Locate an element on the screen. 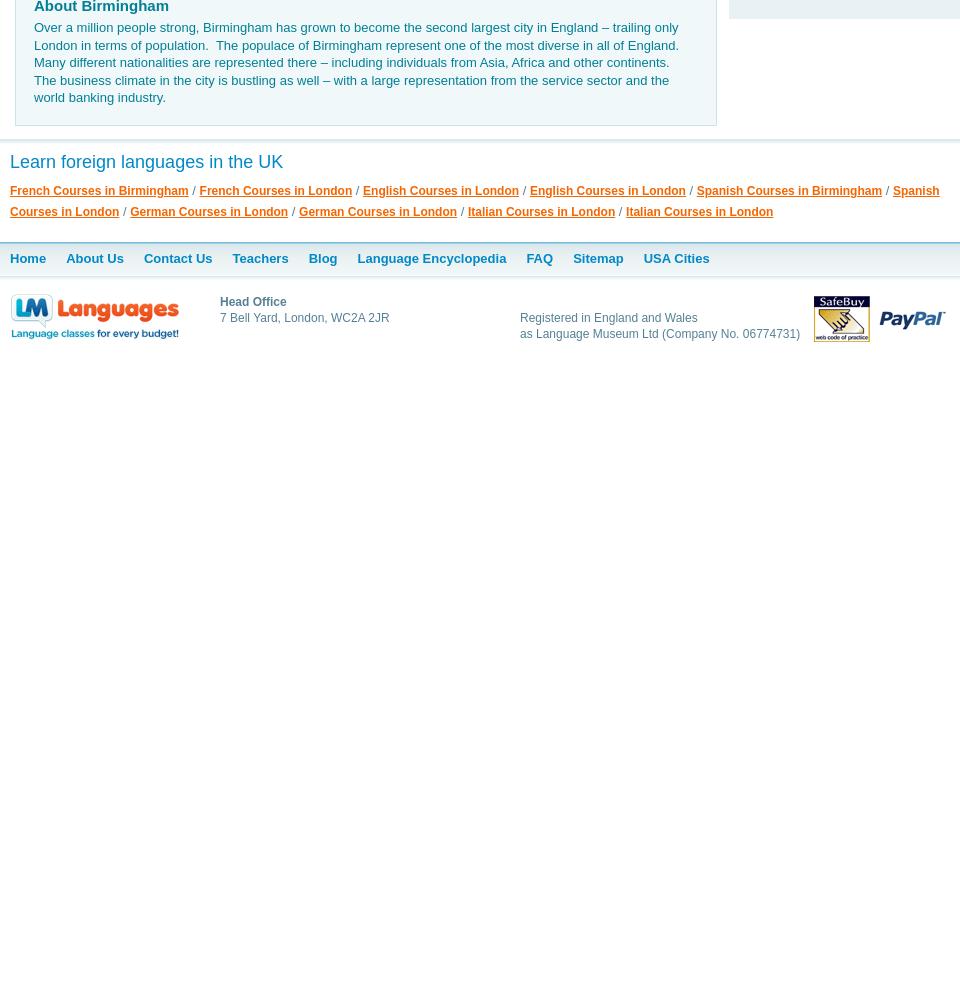 The height and width of the screenshot is (1000, 960). '7 Bell Yard, 
					London, WC2A 2JR' is located at coordinates (220, 316).